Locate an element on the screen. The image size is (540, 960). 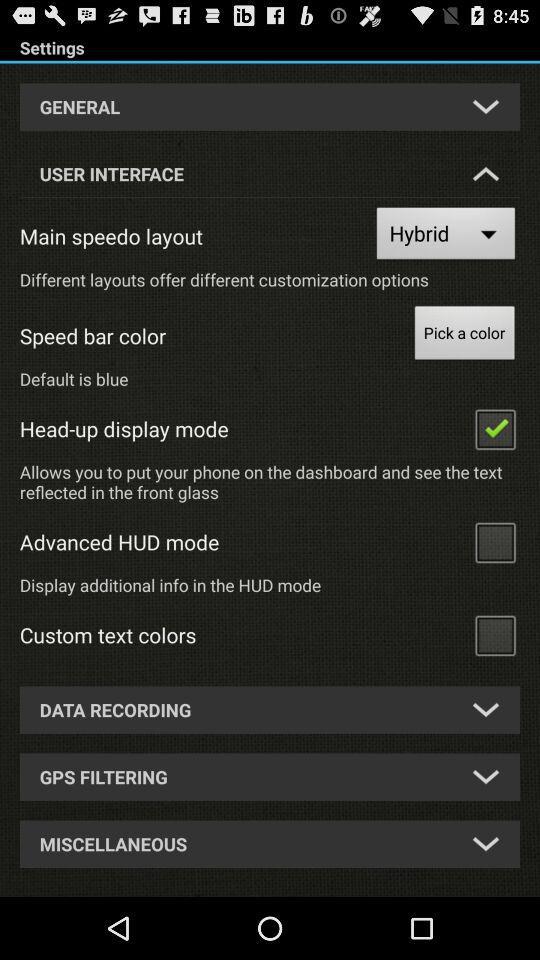
item to the right of the speed bar color app is located at coordinates (464, 335).